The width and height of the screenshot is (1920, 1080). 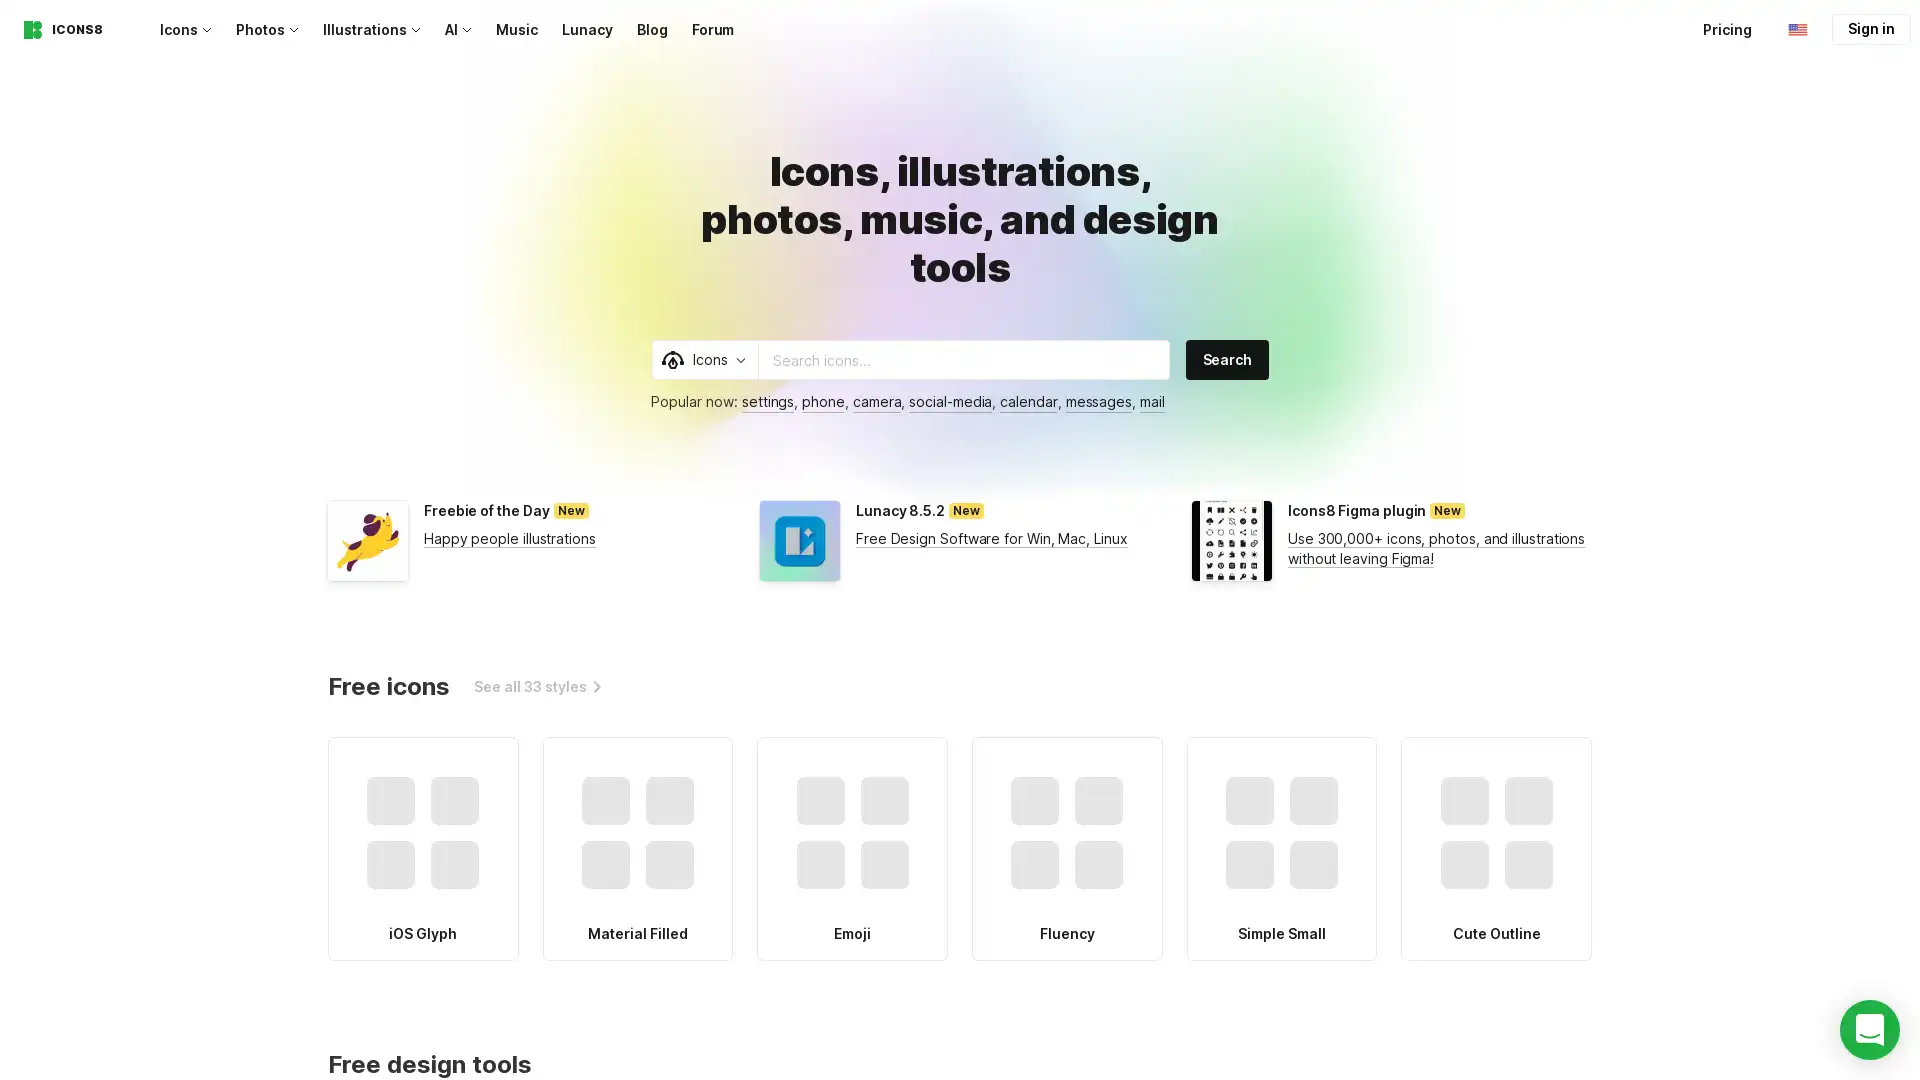 What do you see at coordinates (1226, 358) in the screenshot?
I see `Search` at bounding box center [1226, 358].